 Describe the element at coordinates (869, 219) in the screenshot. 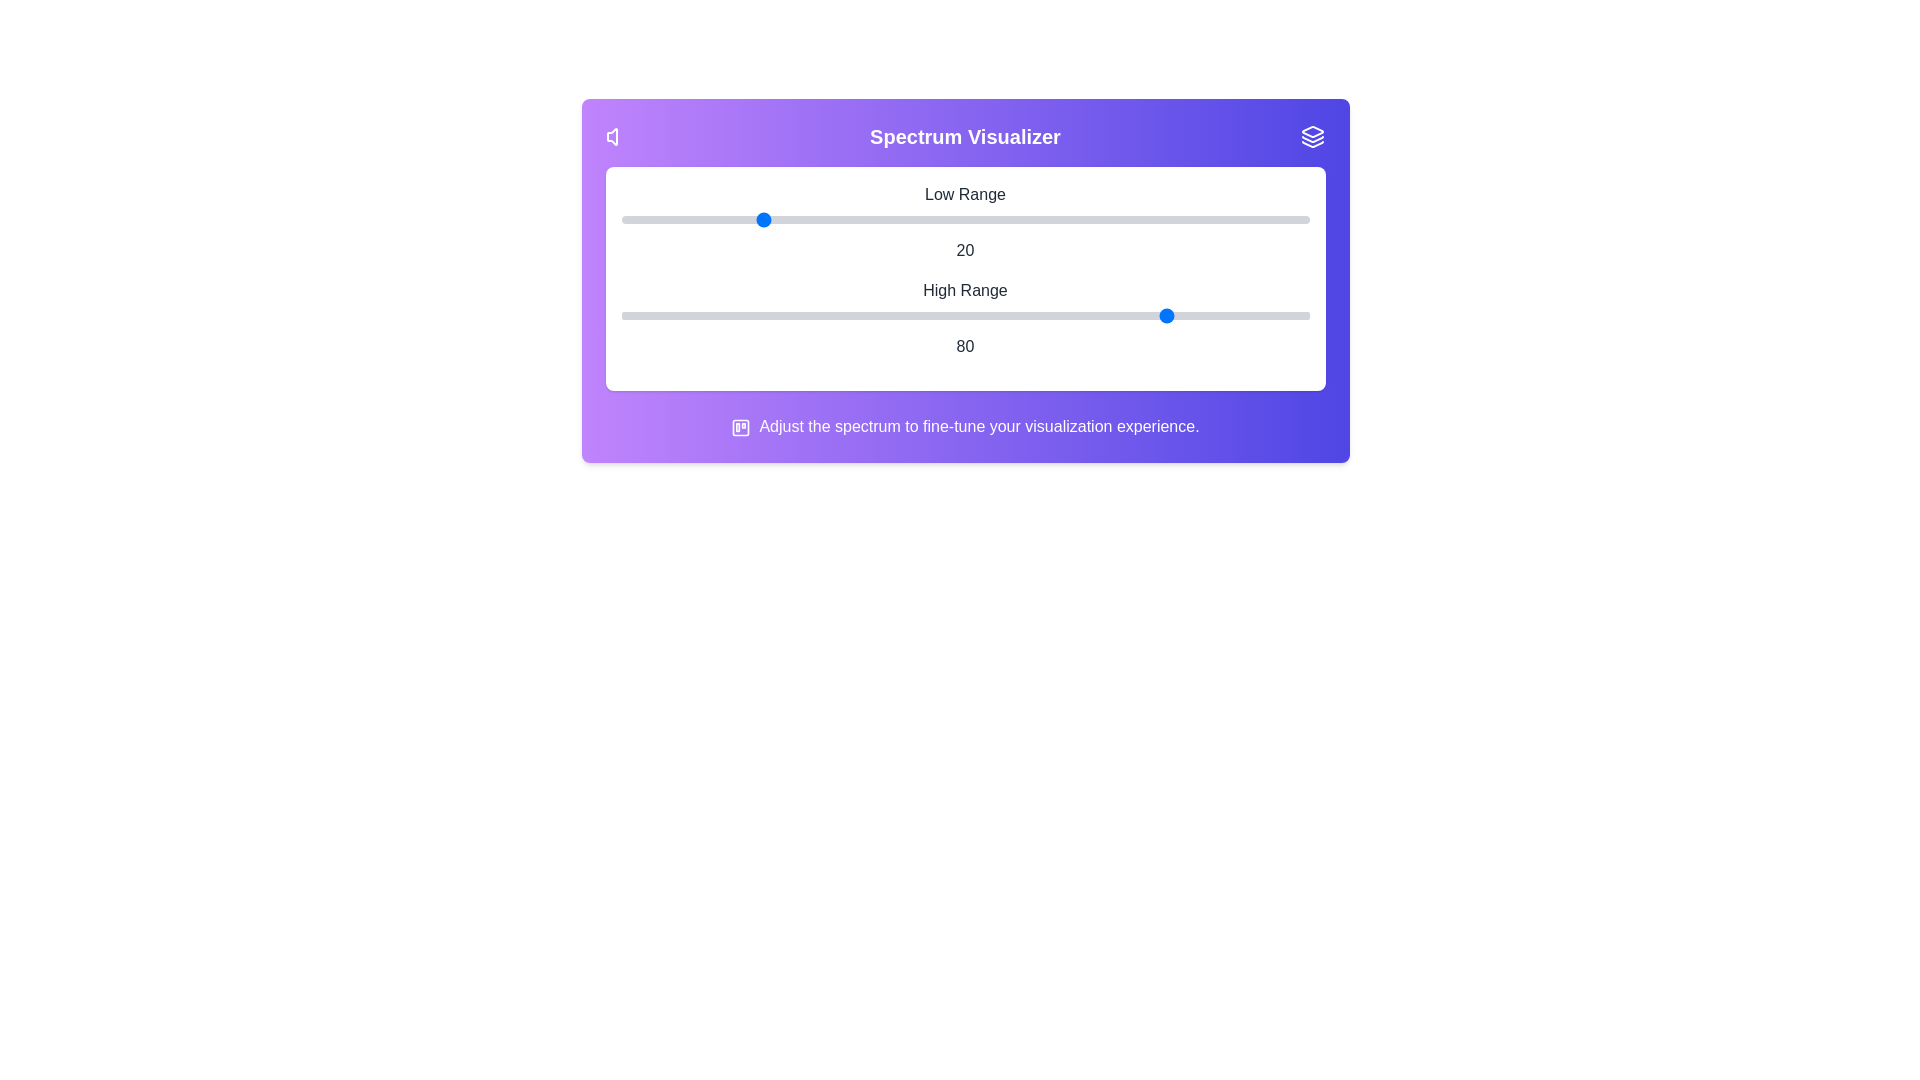

I see `the low range slider to 36` at that location.